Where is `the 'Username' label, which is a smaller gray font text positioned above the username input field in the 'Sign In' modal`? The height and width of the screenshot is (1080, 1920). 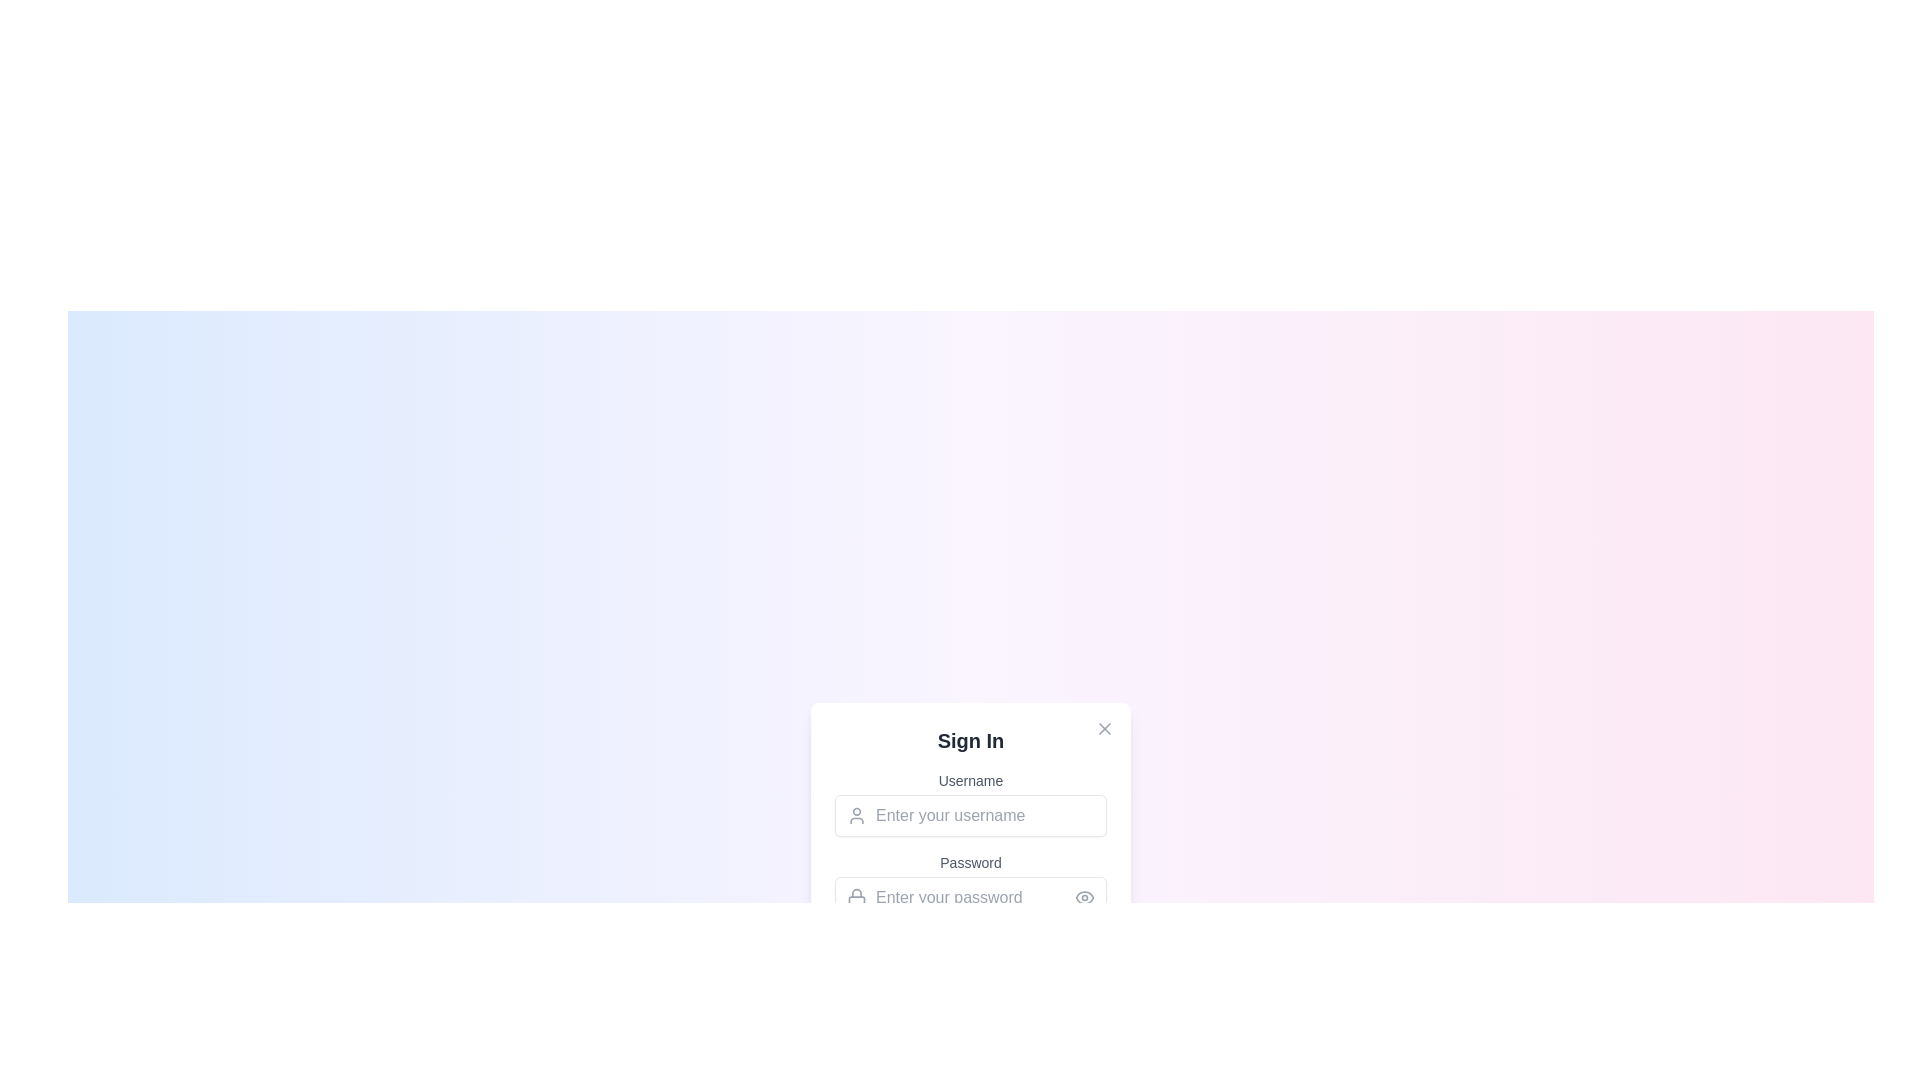
the 'Username' label, which is a smaller gray font text positioned above the username input field in the 'Sign In' modal is located at coordinates (970, 779).